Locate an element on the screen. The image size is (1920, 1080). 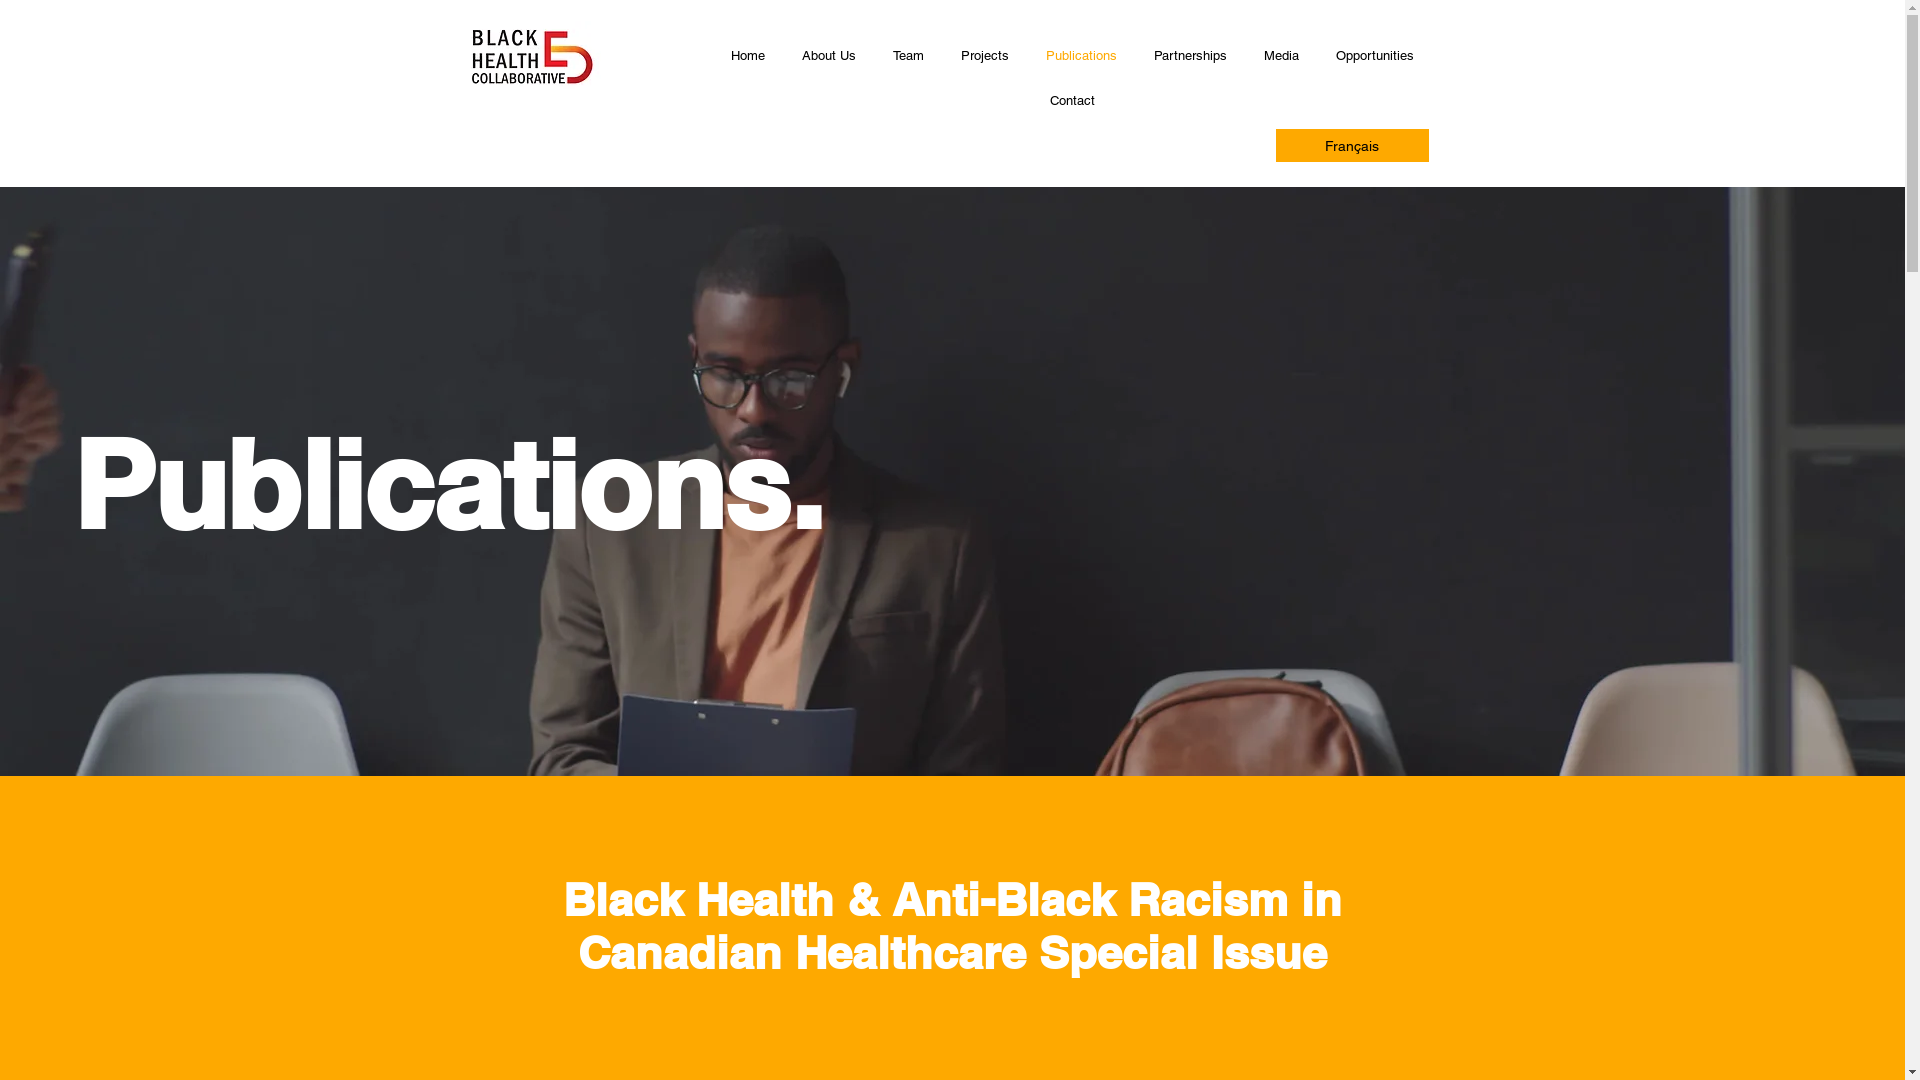
'Home' is located at coordinates (746, 55).